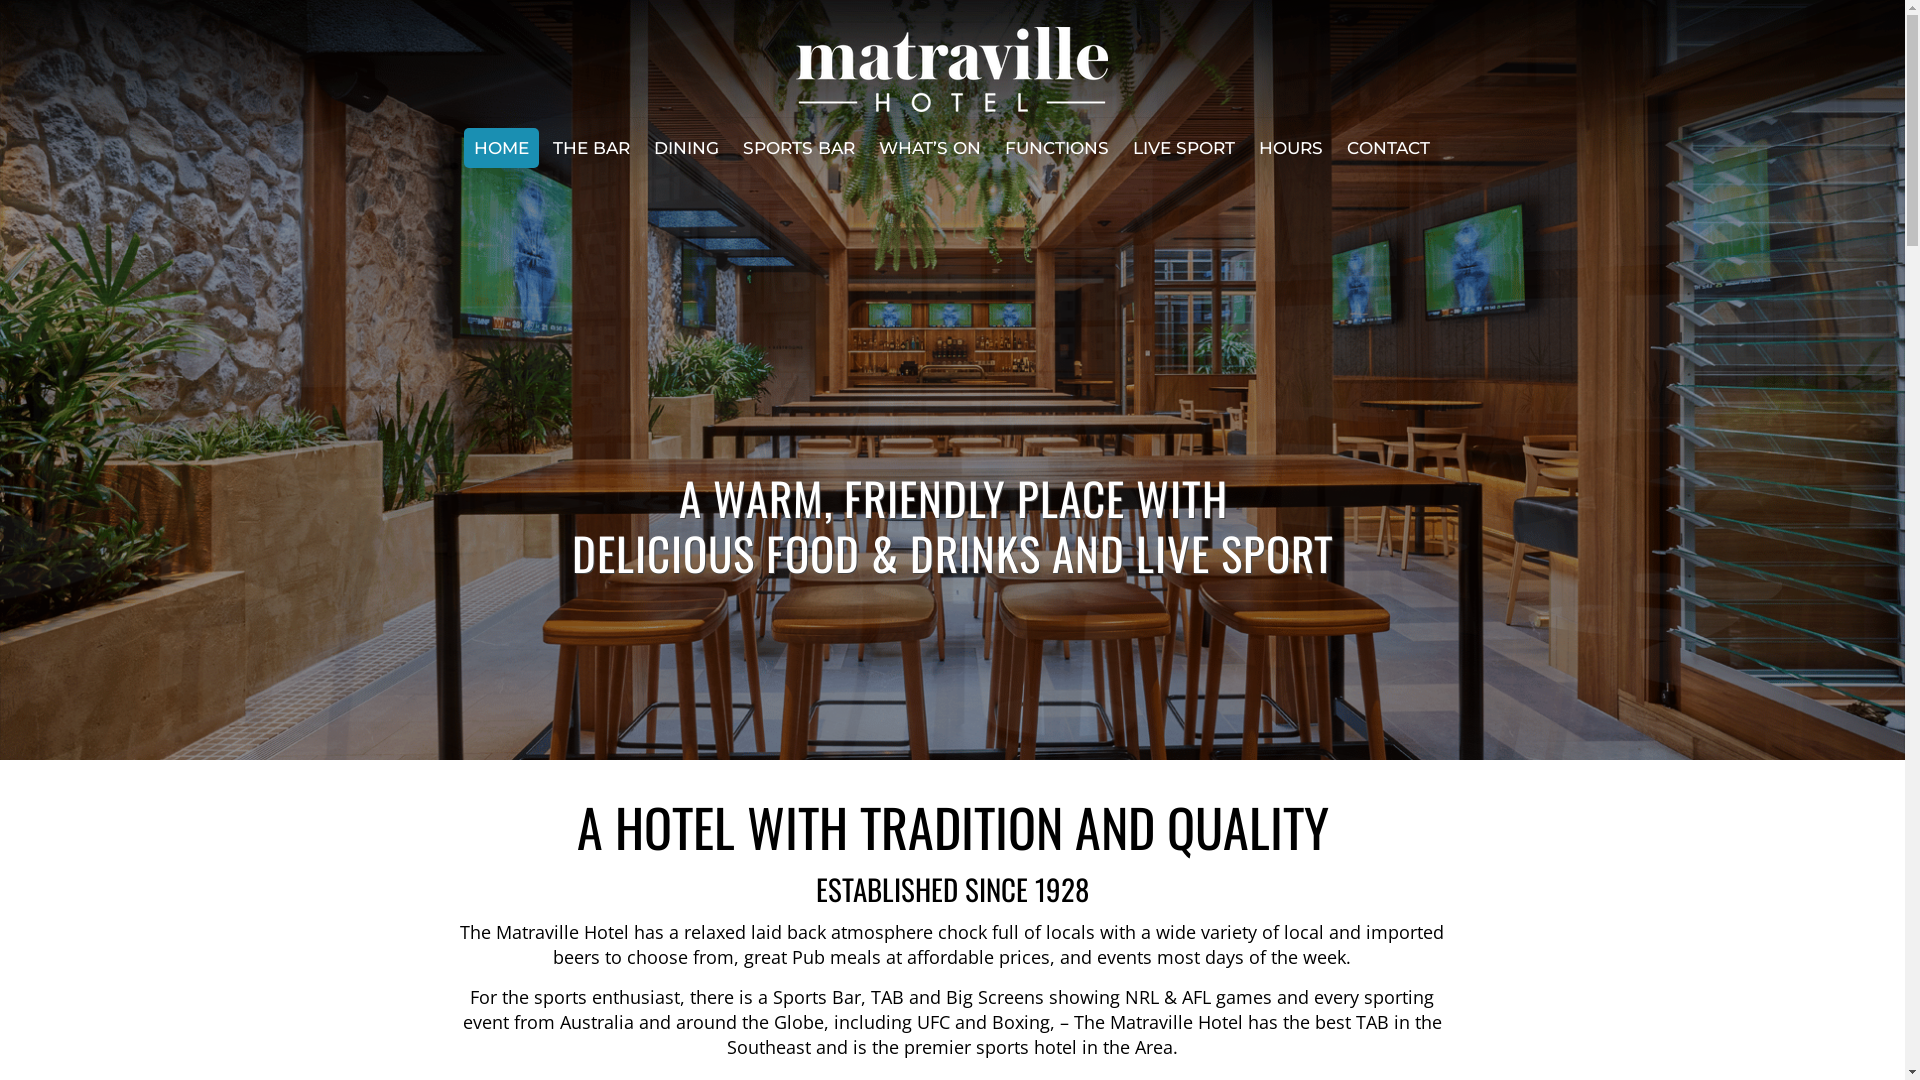 This screenshot has width=1920, height=1080. Describe the element at coordinates (463, 146) in the screenshot. I see `'HOME'` at that location.